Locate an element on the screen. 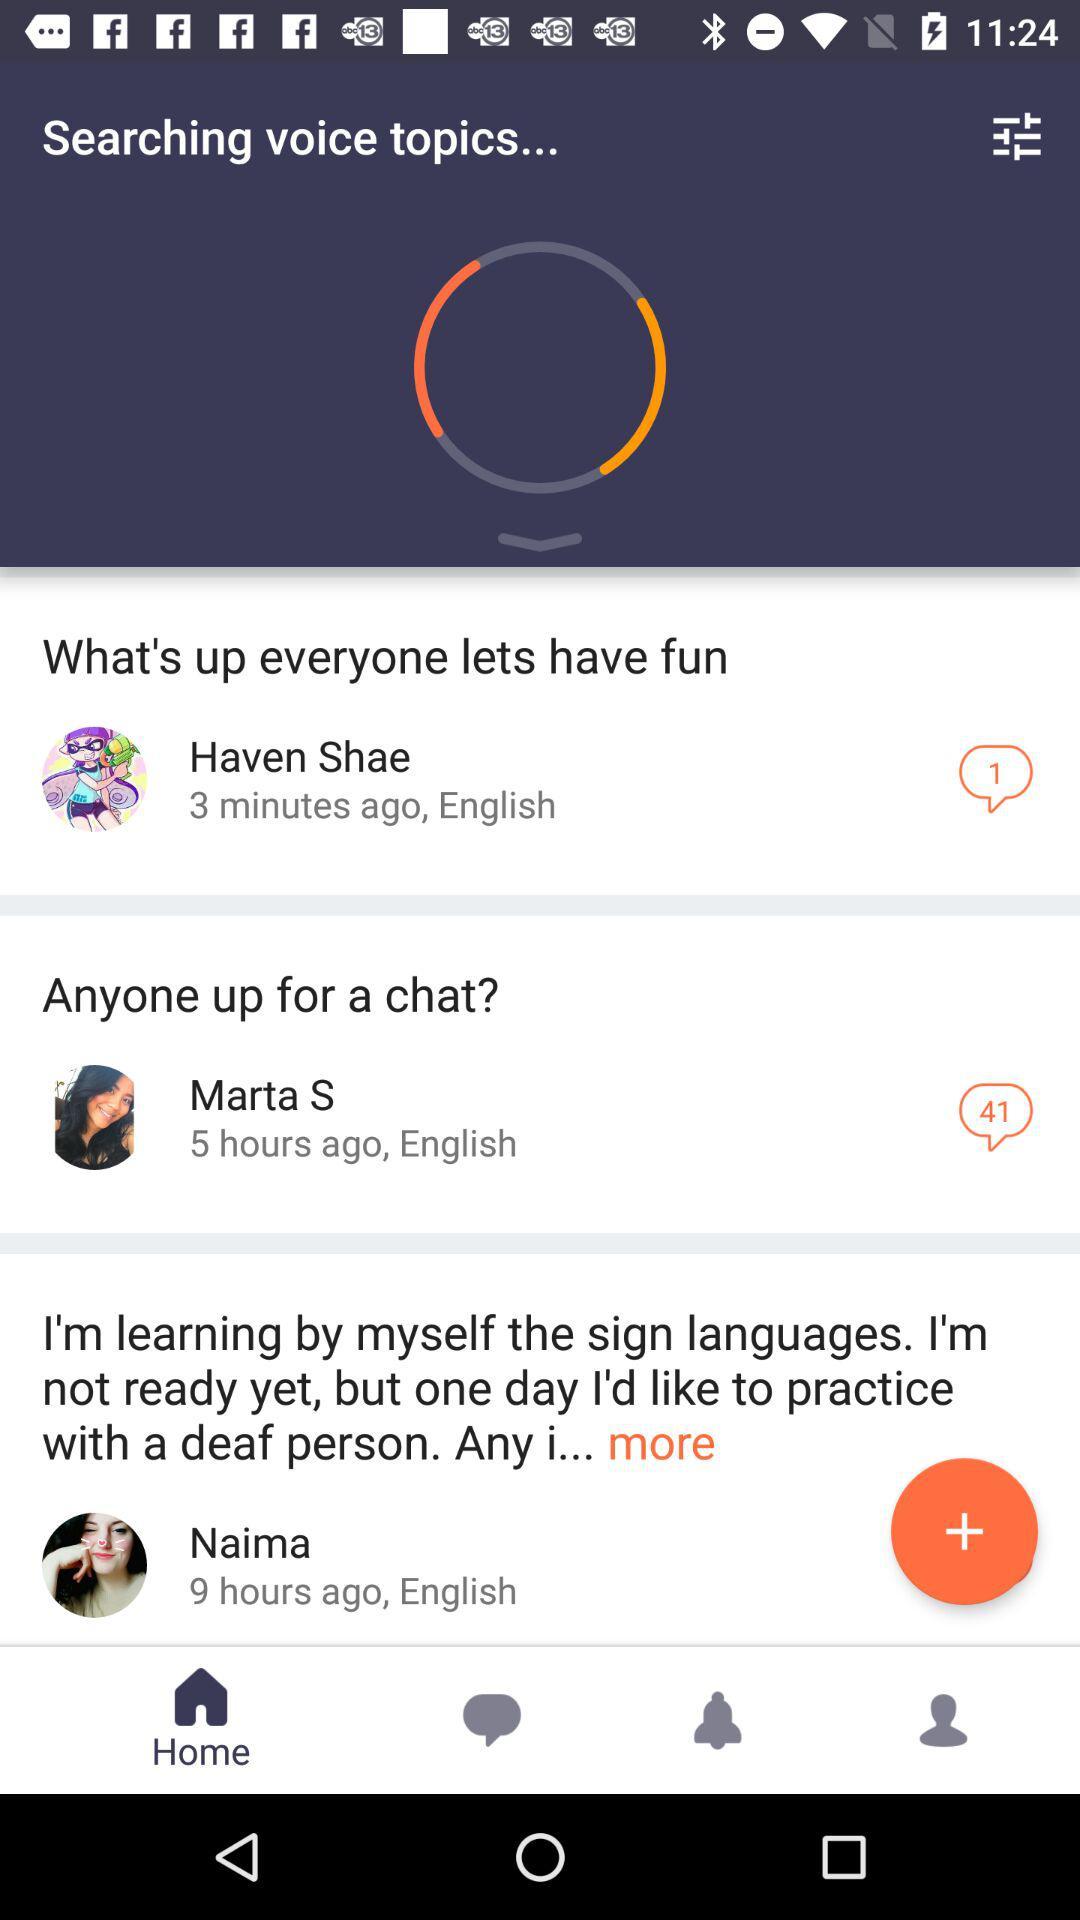 The width and height of the screenshot is (1080, 1920). option is located at coordinates (963, 1530).